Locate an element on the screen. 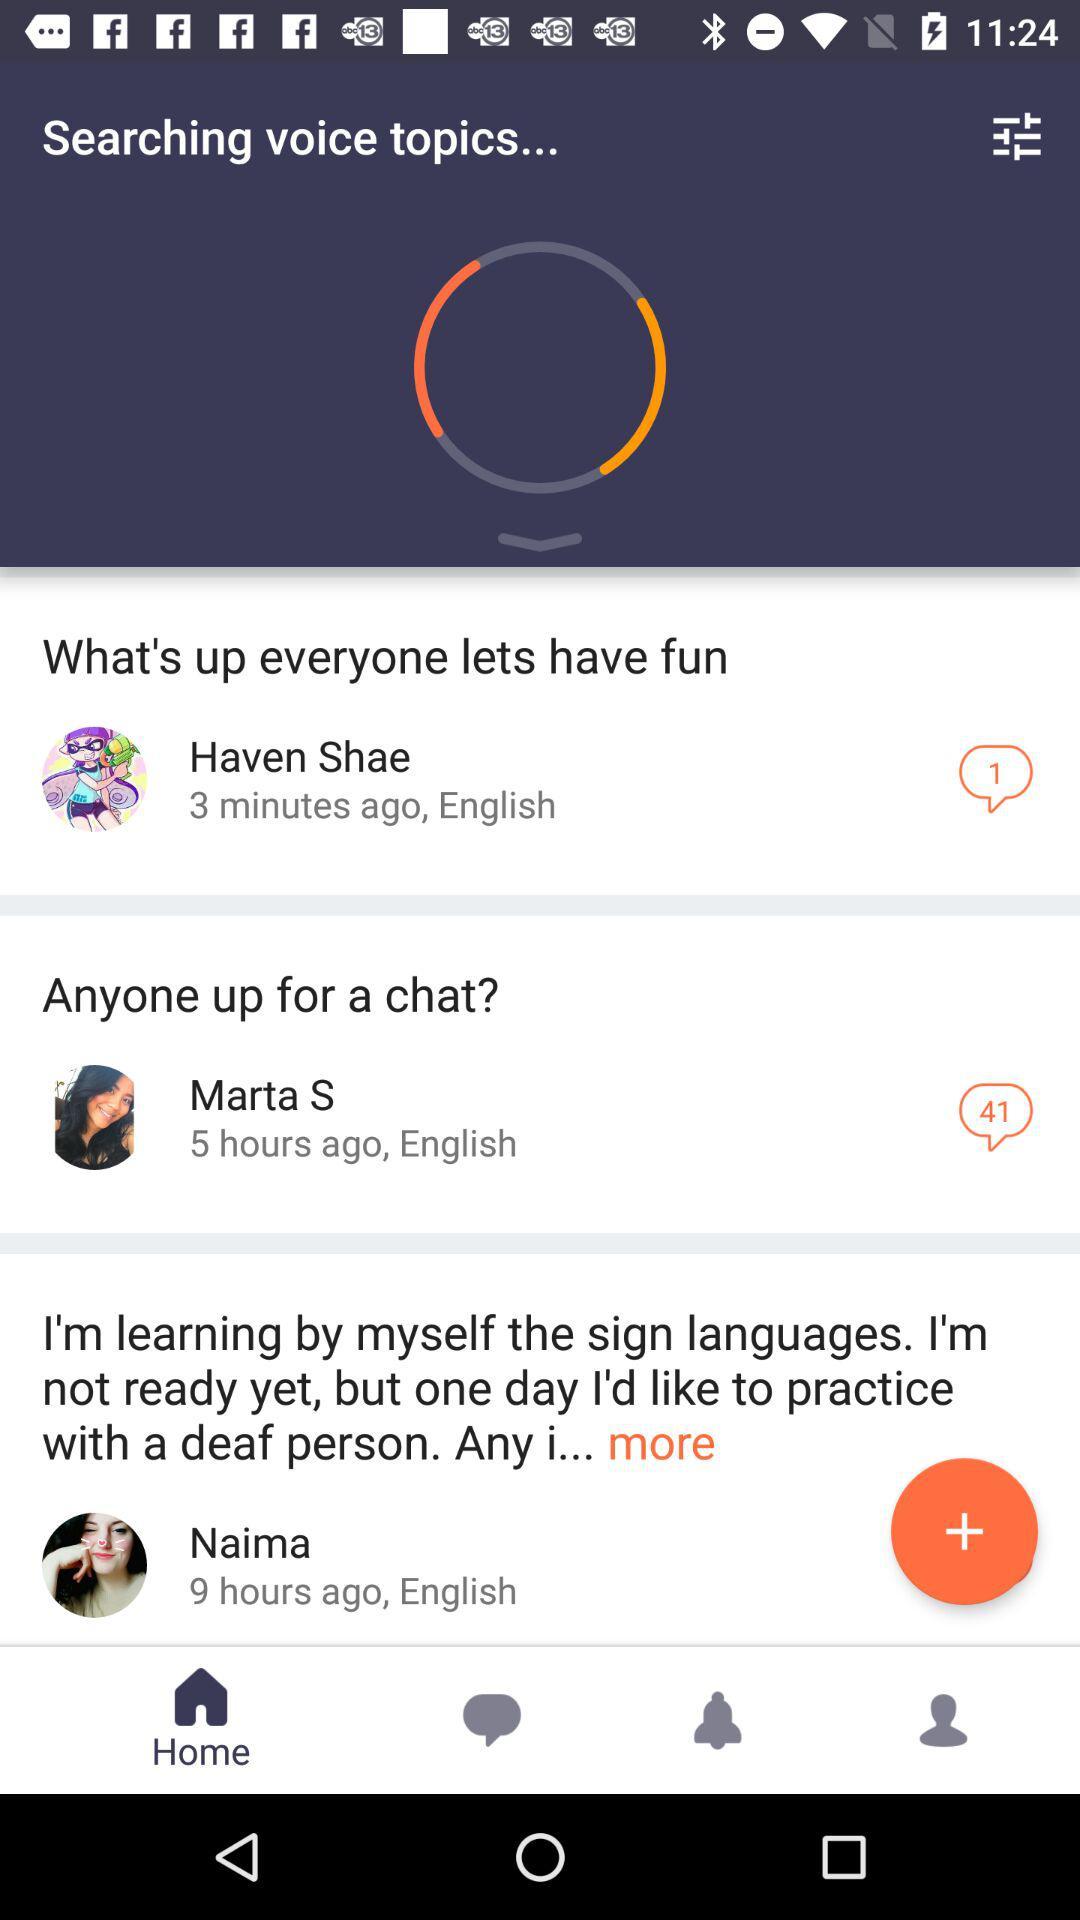 The width and height of the screenshot is (1080, 1920). option is located at coordinates (963, 1530).